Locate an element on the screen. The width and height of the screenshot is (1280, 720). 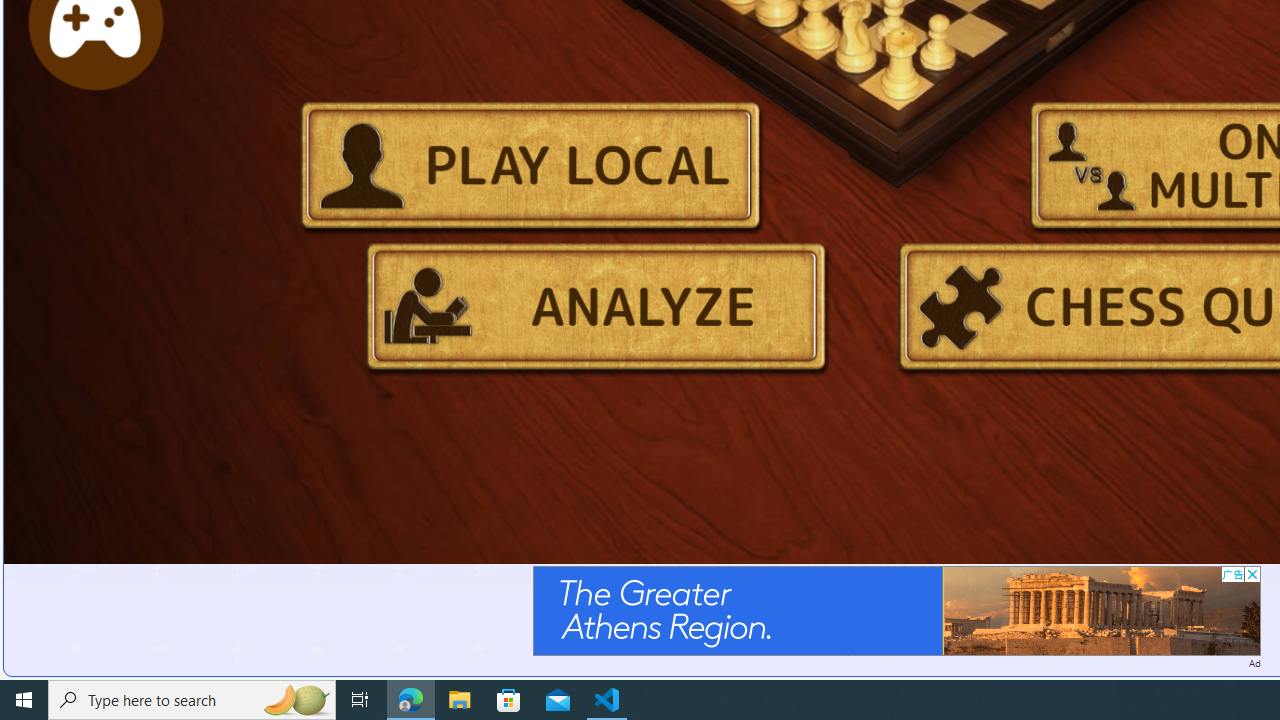
'Advertisement' is located at coordinates (895, 609).